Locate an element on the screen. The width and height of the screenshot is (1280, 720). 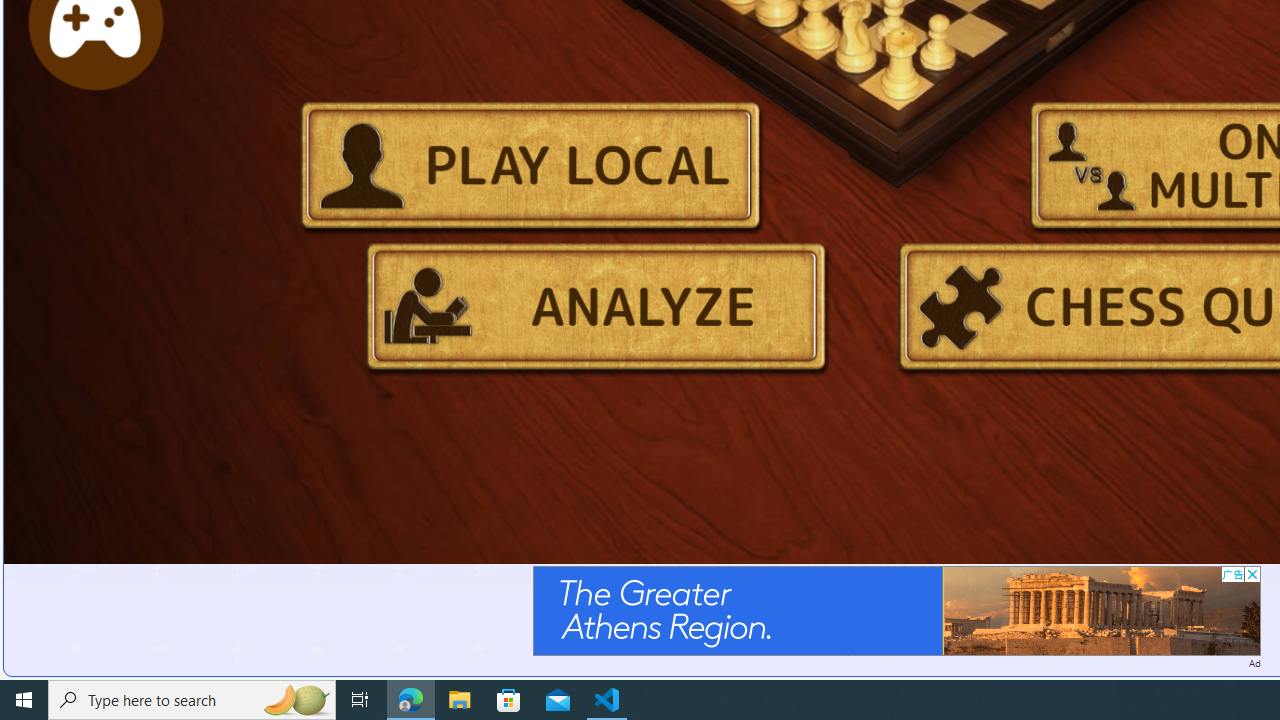
'Advertisement' is located at coordinates (895, 609).